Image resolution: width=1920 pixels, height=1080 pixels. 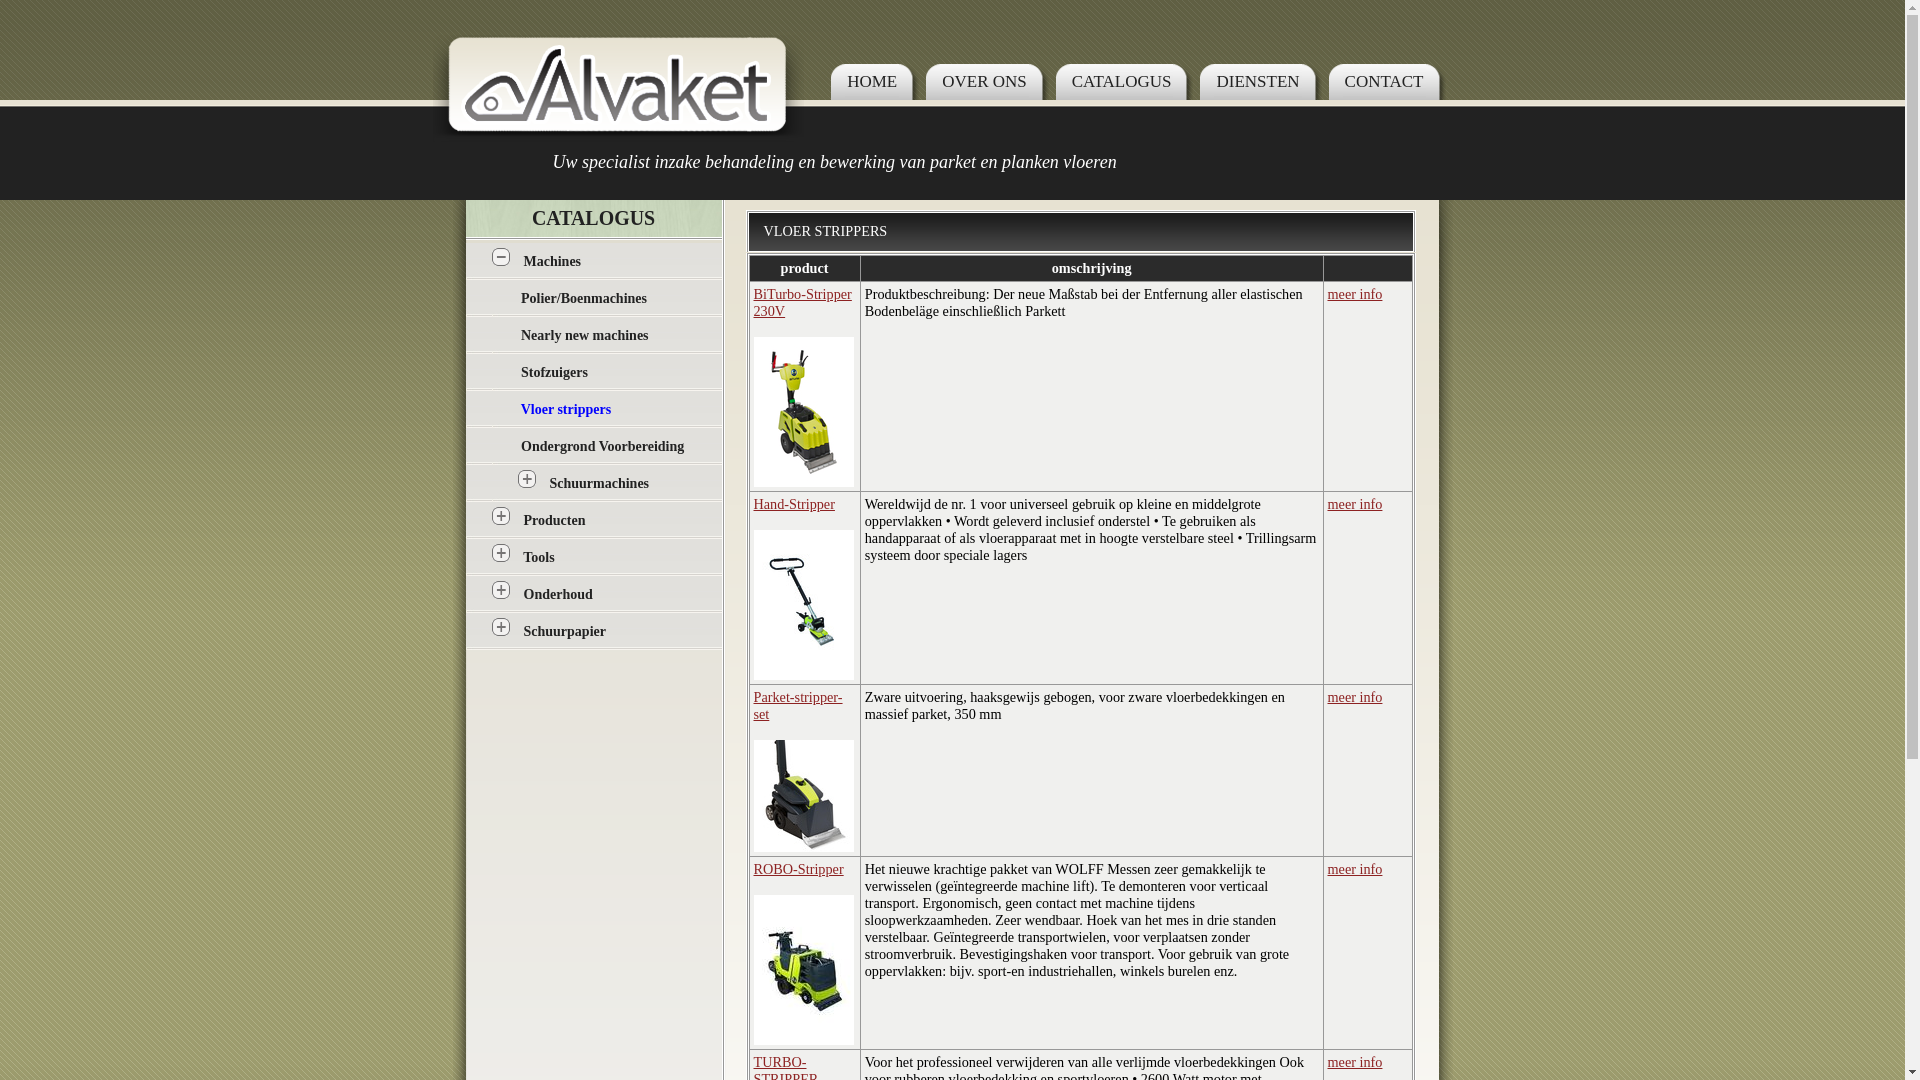 What do you see at coordinates (555, 519) in the screenshot?
I see `'Producten'` at bounding box center [555, 519].